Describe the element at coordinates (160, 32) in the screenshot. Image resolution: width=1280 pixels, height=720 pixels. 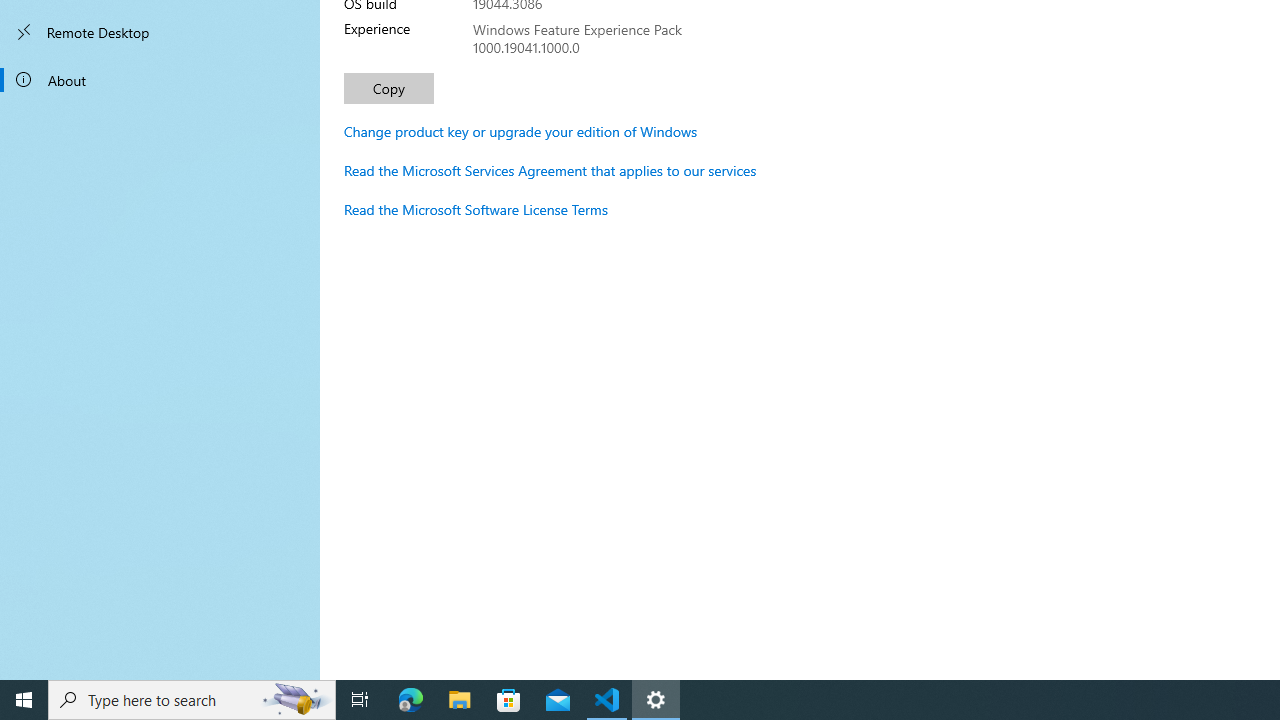
I see `'Remote Desktop'` at that location.